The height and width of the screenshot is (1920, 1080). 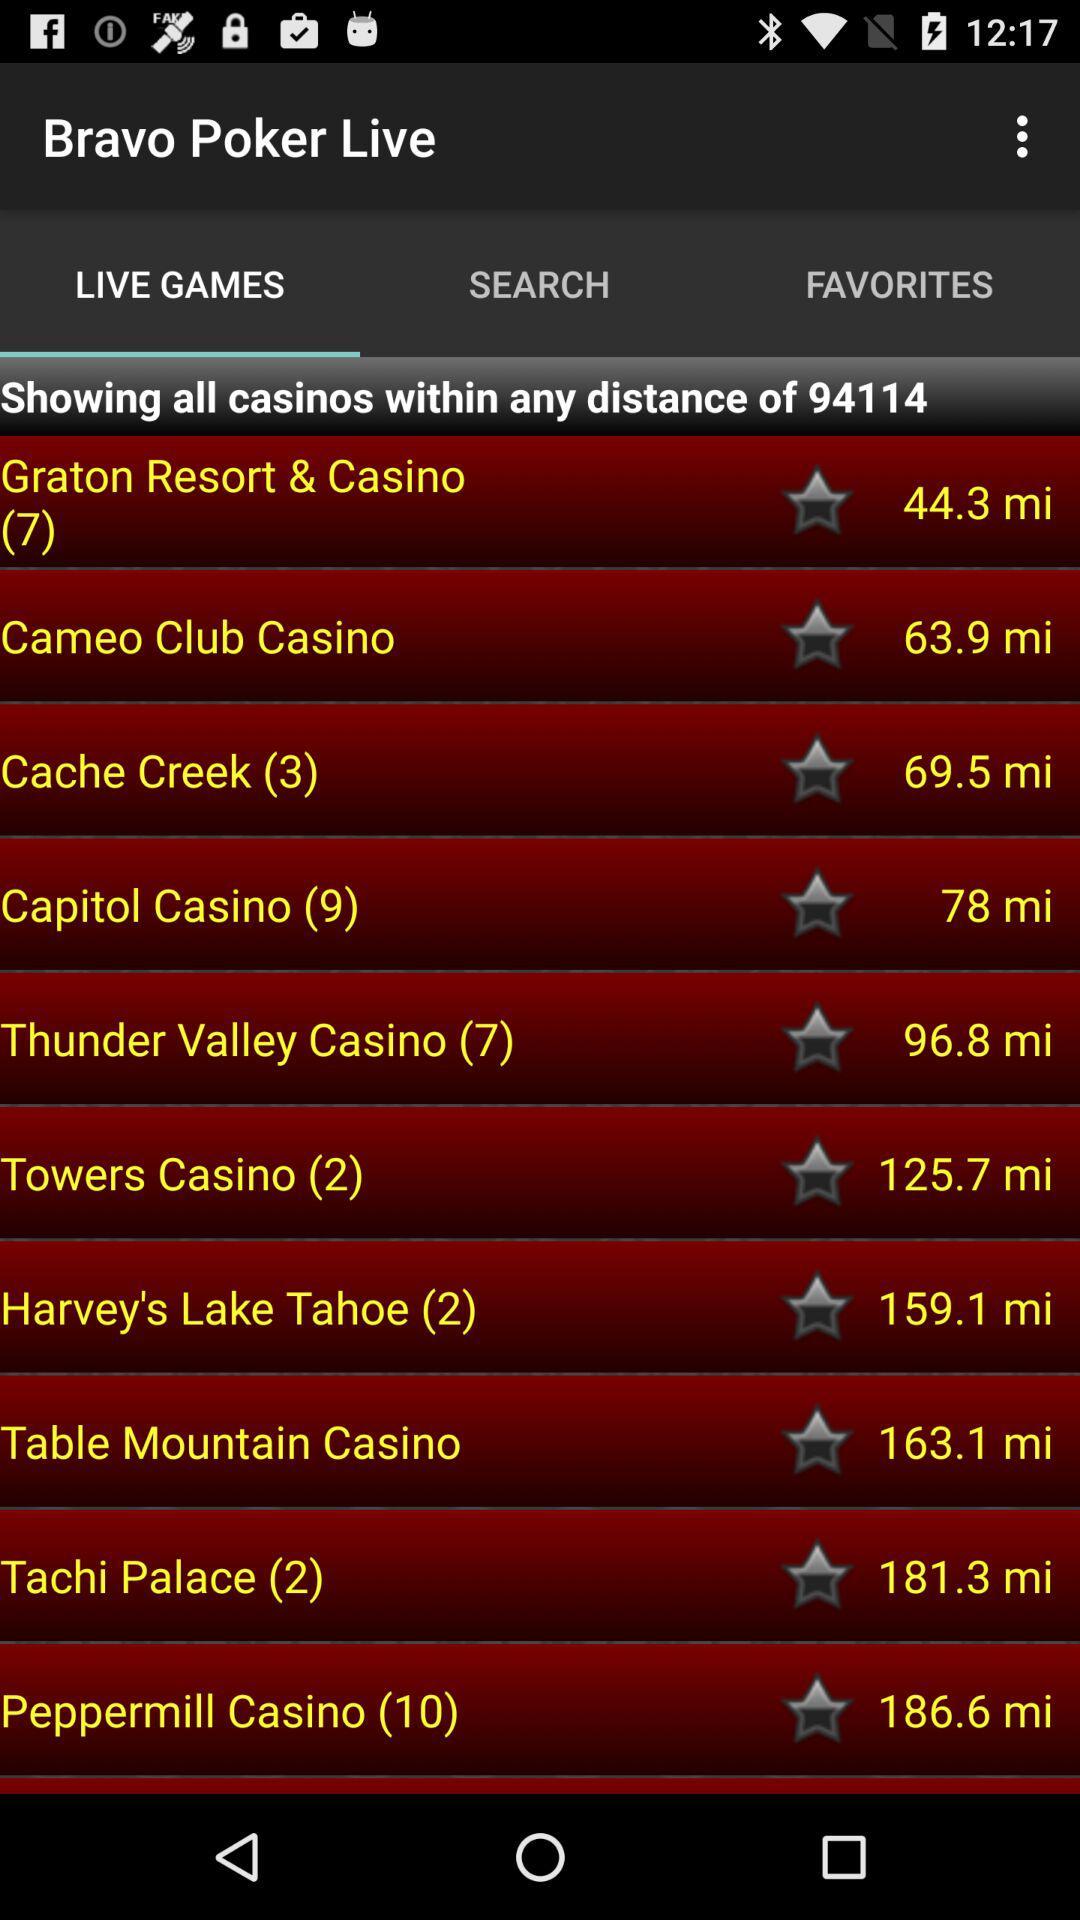 I want to click on favorite, so click(x=817, y=1306).